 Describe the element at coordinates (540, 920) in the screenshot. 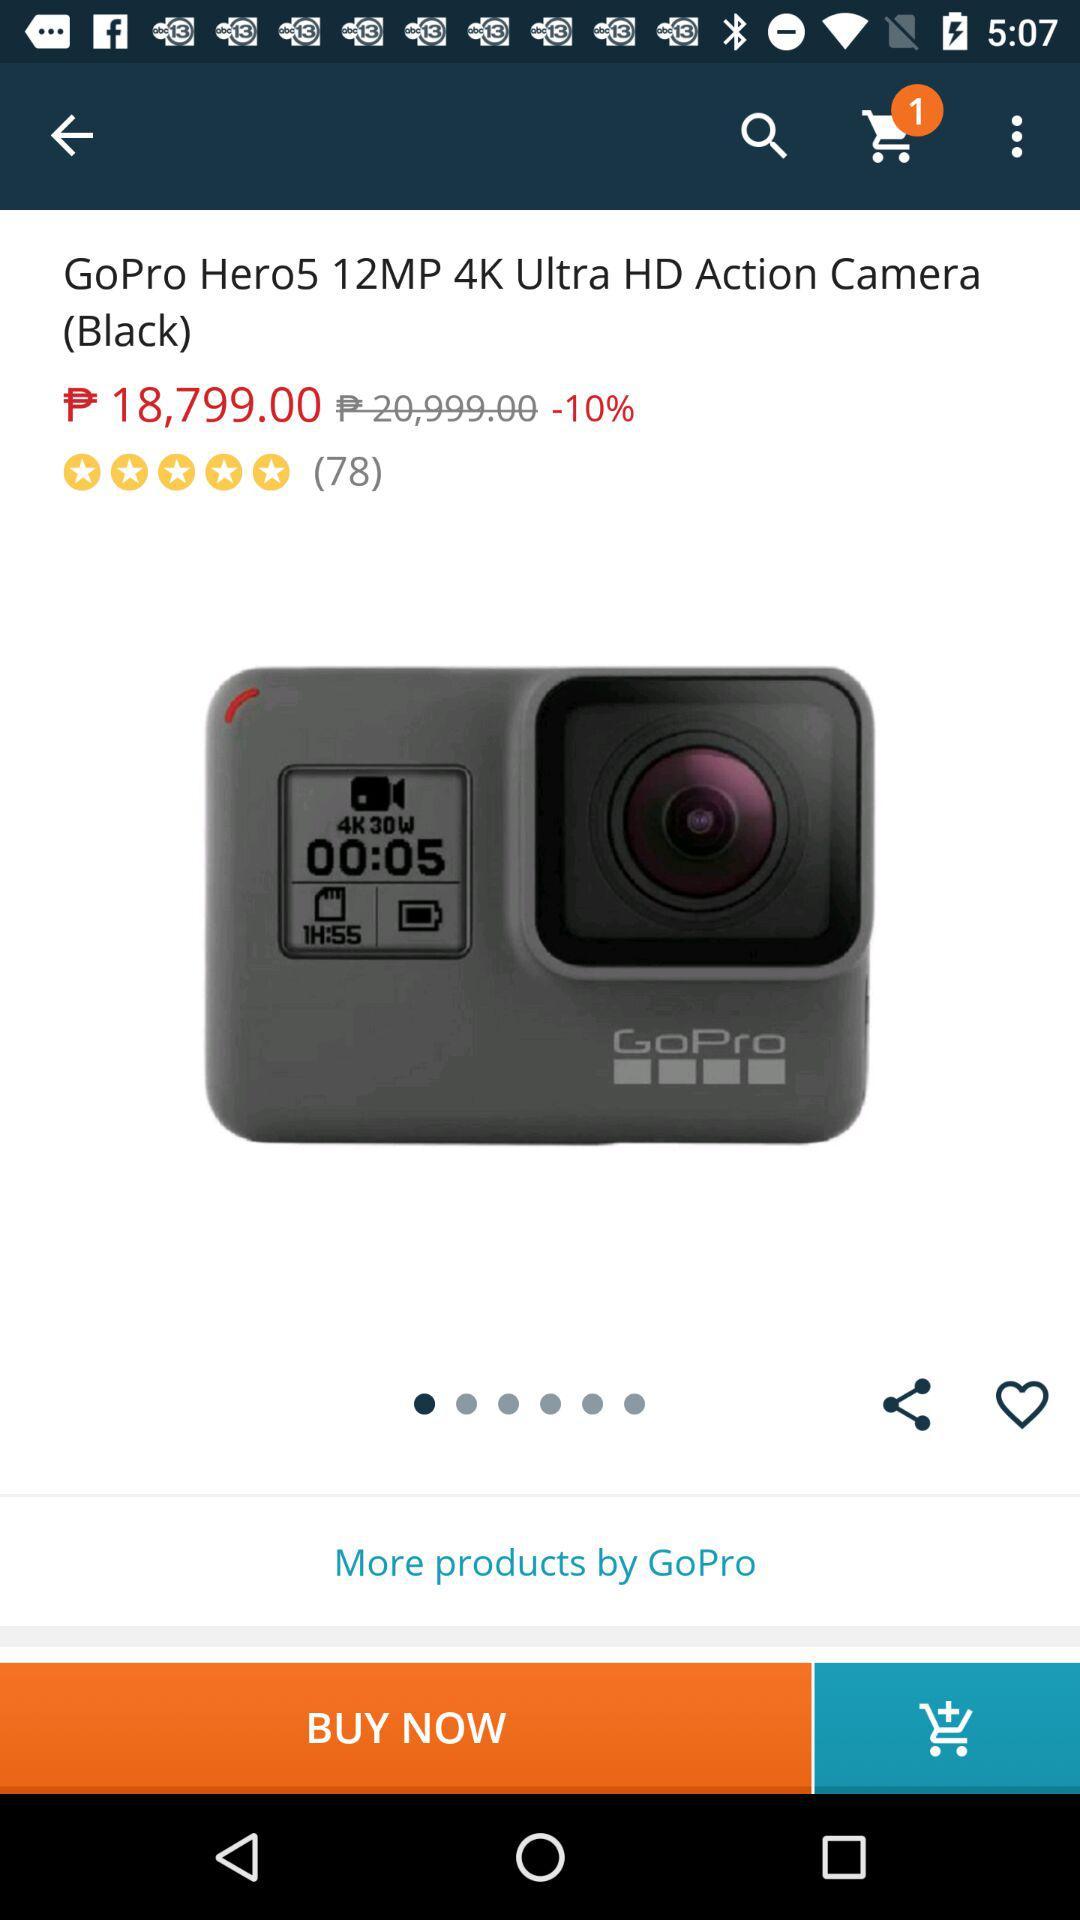

I see `item below (78) item` at that location.